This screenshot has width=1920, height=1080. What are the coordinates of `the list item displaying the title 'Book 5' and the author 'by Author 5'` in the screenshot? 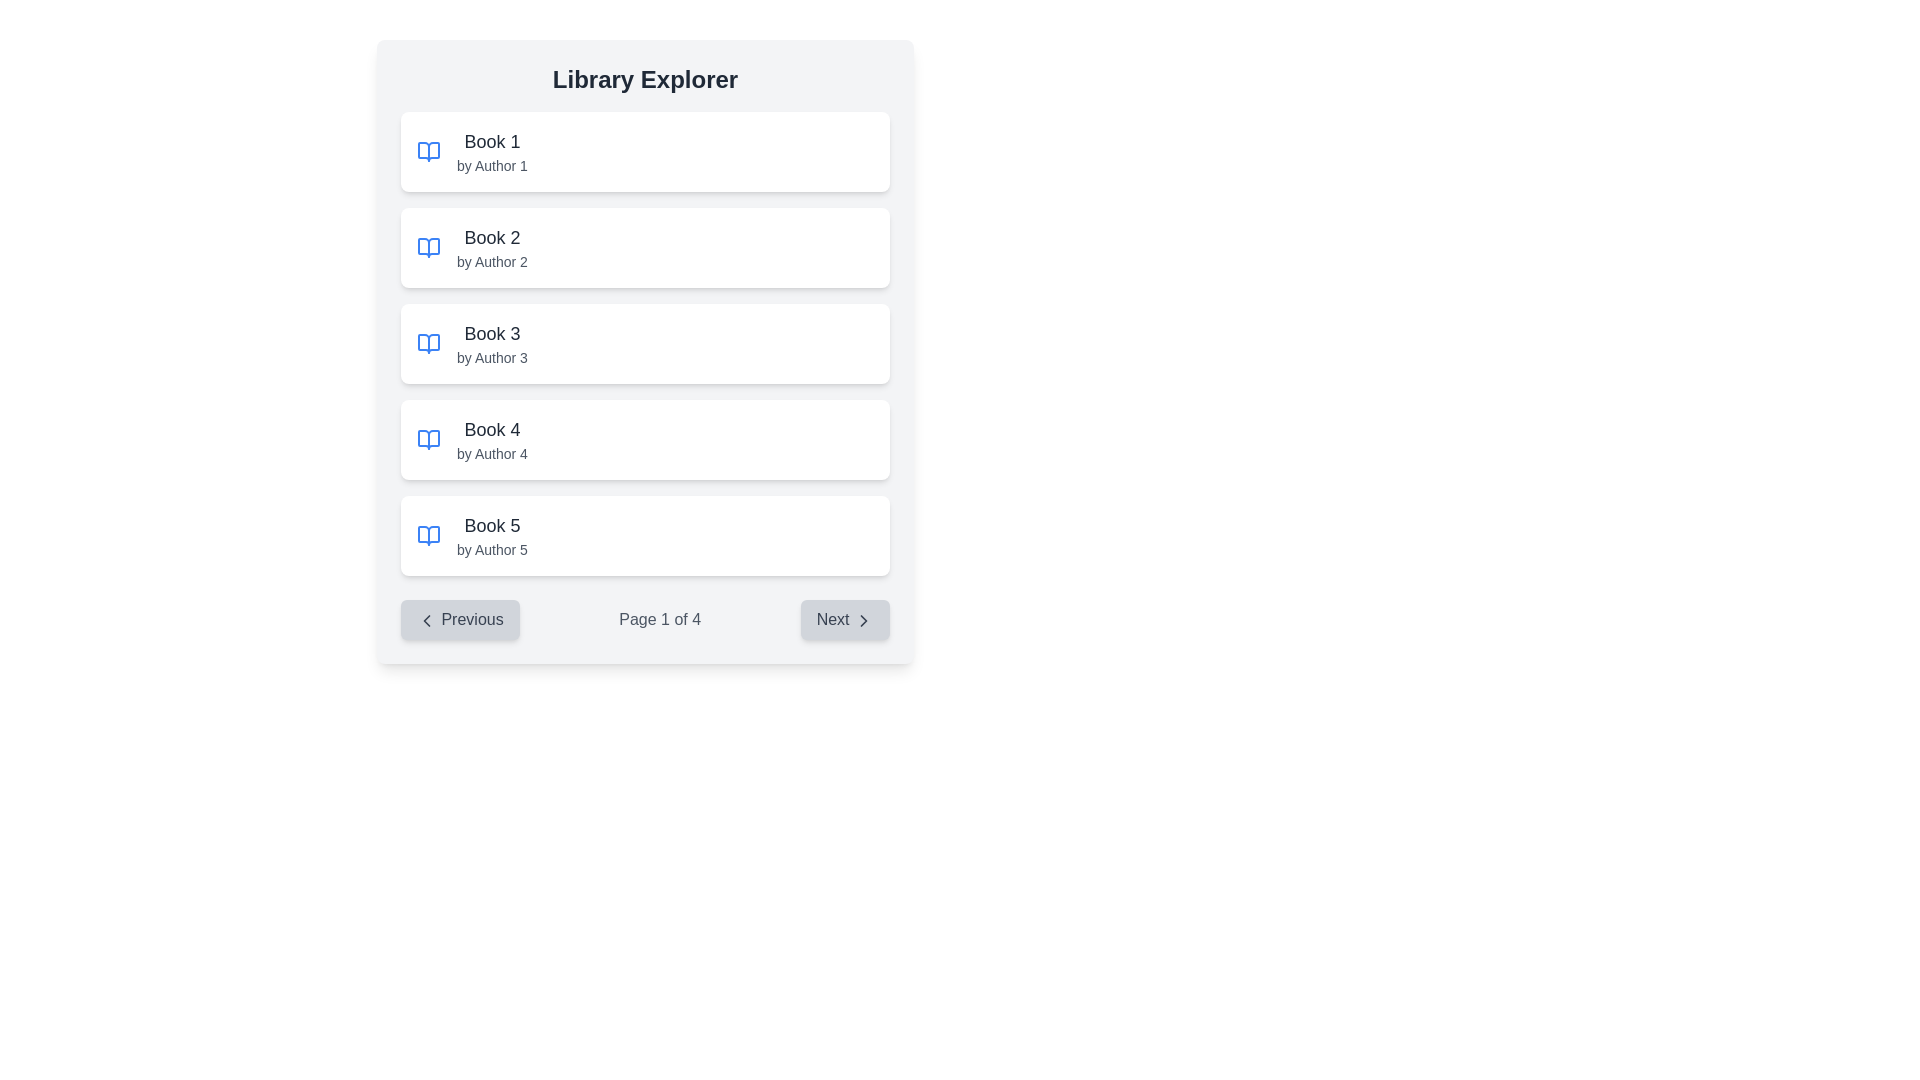 It's located at (645, 535).